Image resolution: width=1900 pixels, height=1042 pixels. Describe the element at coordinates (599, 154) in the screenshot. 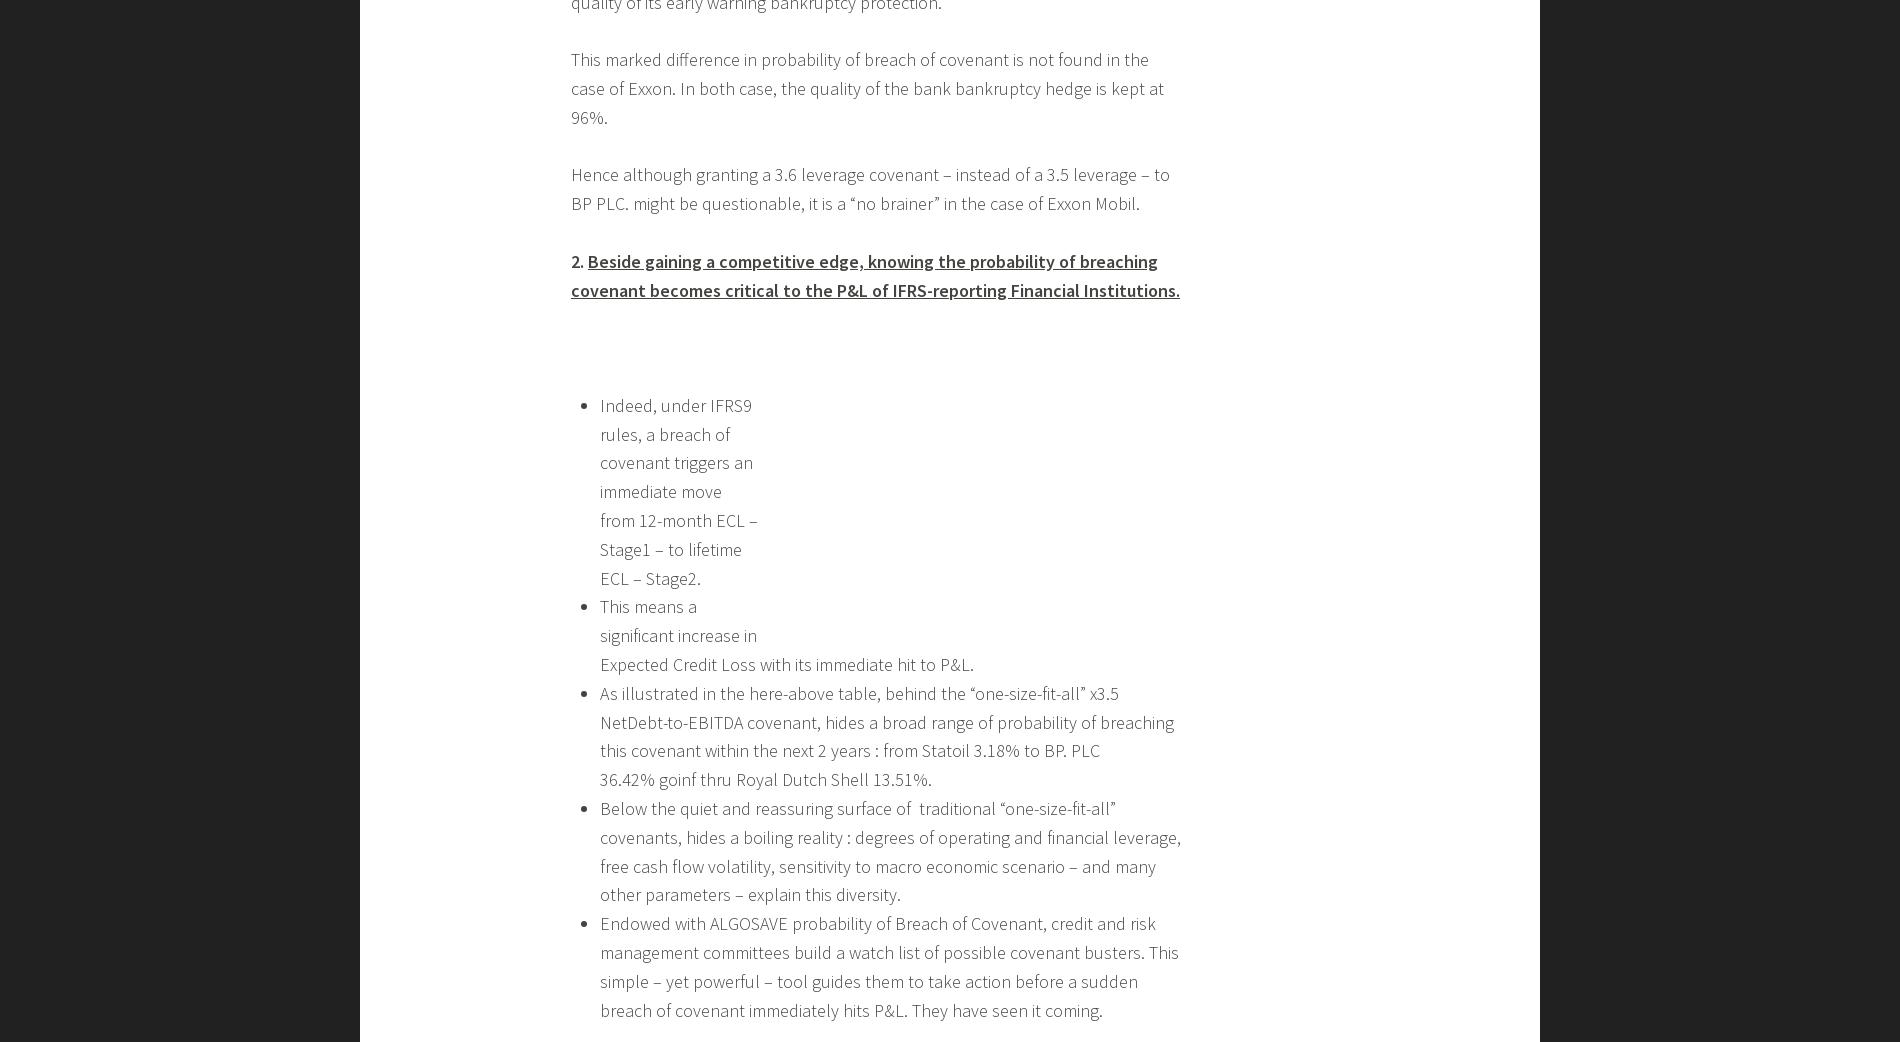

I see `'you can also announce your VIP client that this means an $ XYZ additional  Return On Invested Capital – ROIC.'` at that location.